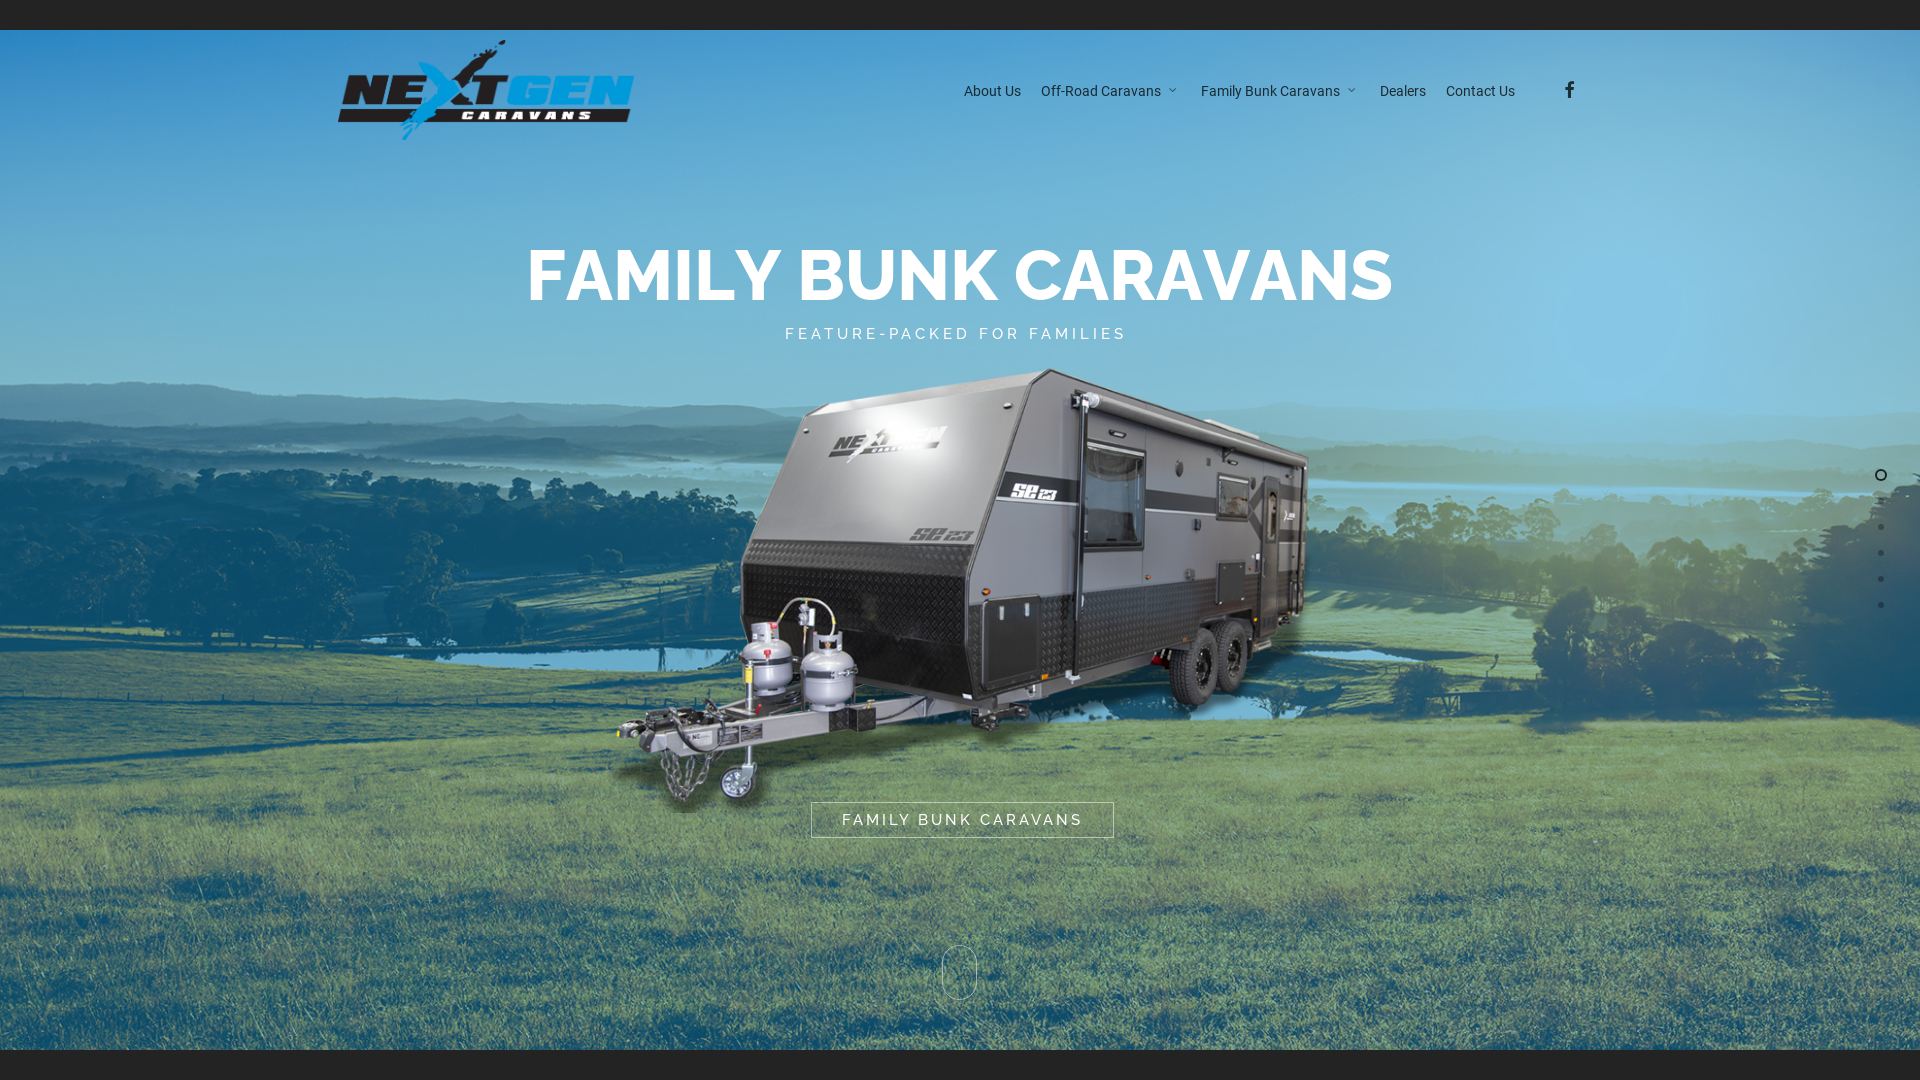 The height and width of the screenshot is (1080, 1920). Describe the element at coordinates (1278, 88) in the screenshot. I see `'Family Bunk Caravans'` at that location.